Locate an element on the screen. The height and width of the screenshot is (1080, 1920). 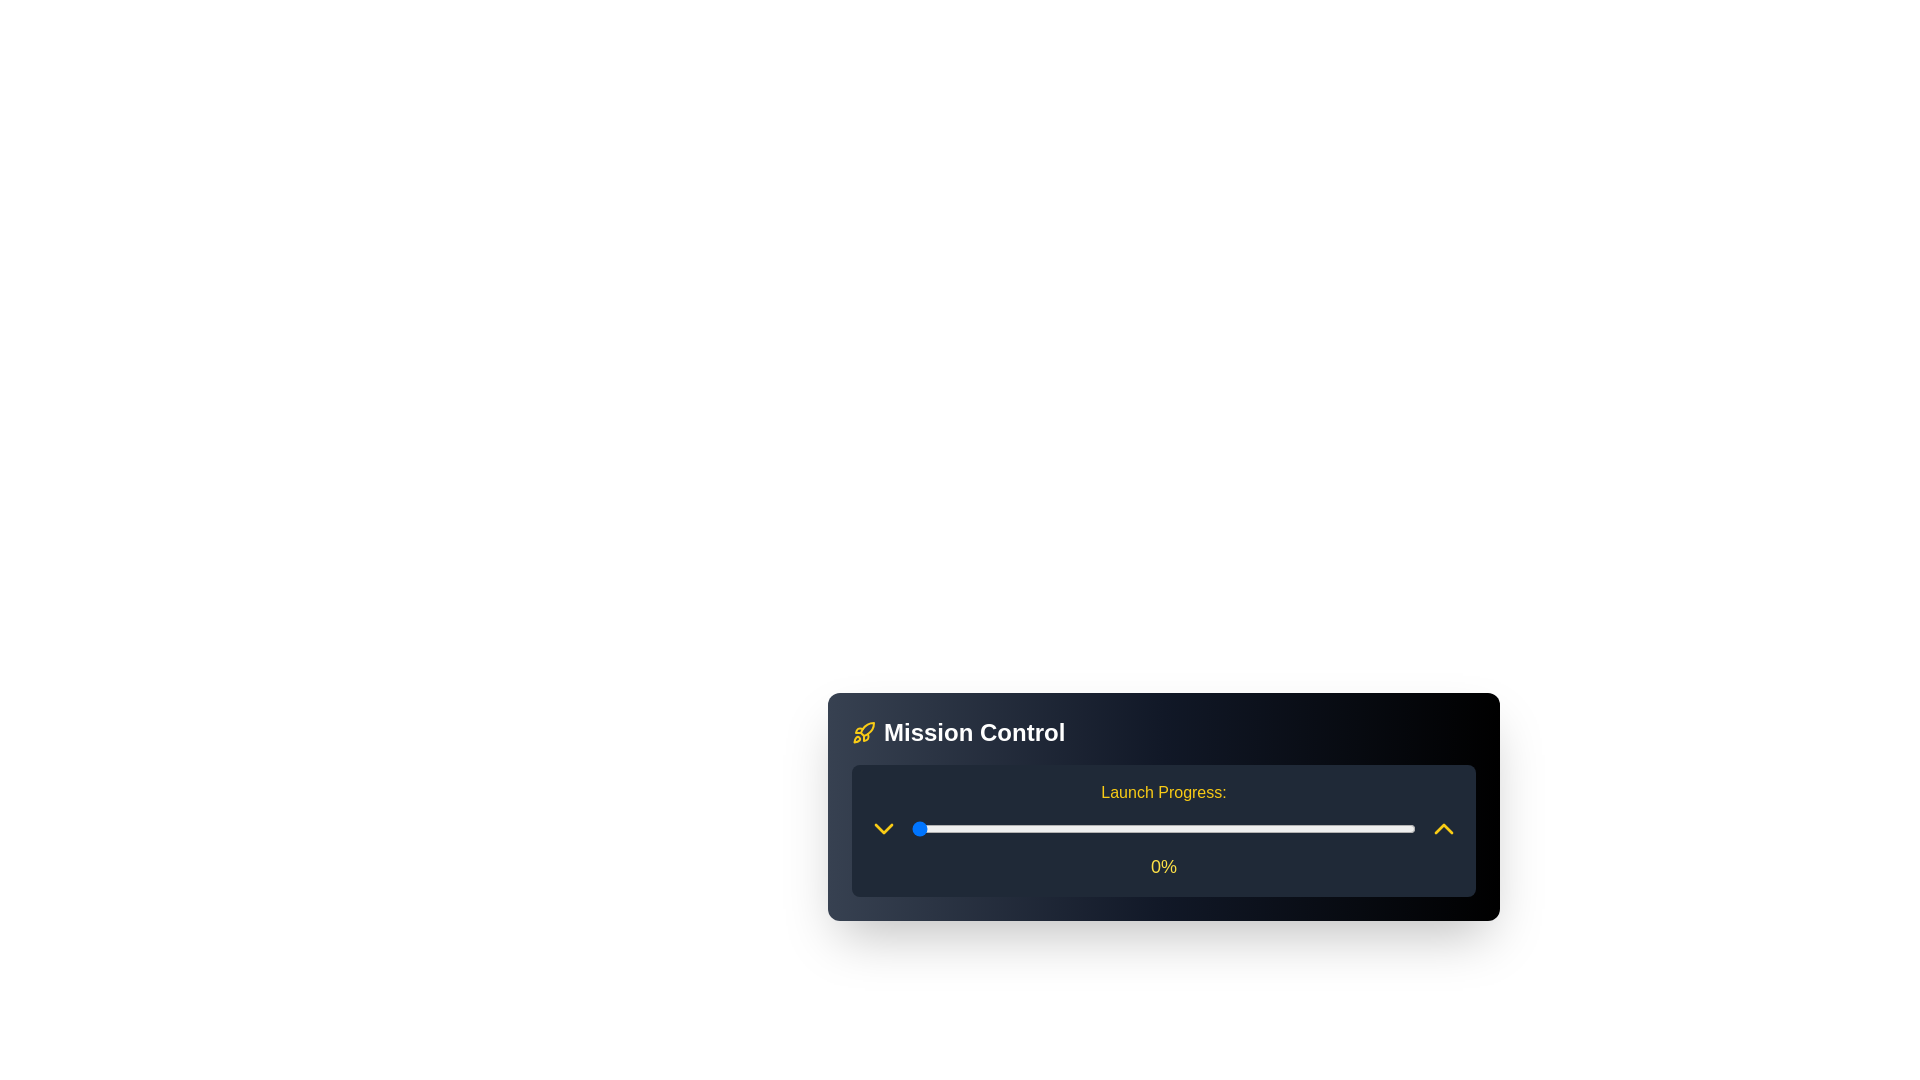
the slider to set the launch progress to 88% is located at coordinates (1355, 829).